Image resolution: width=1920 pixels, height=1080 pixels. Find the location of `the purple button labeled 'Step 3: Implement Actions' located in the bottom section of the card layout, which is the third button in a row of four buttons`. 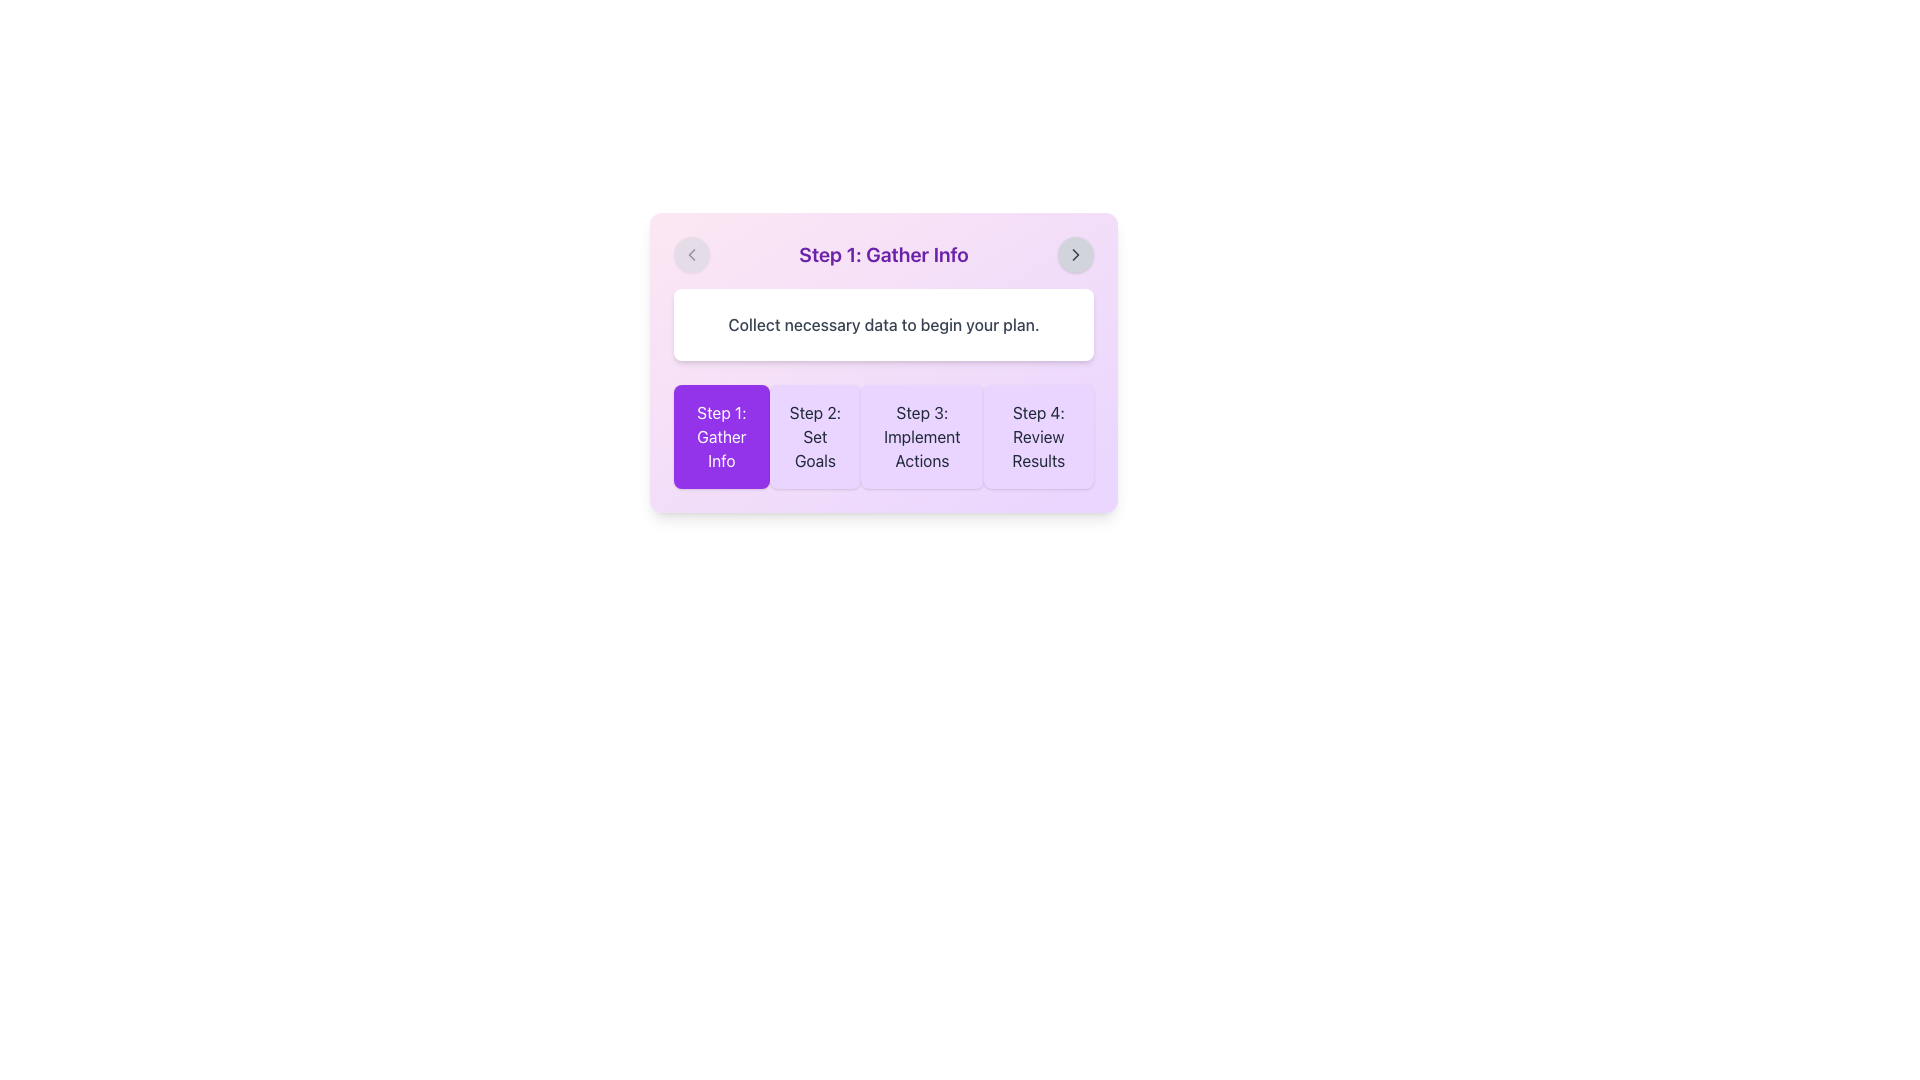

the purple button labeled 'Step 3: Implement Actions' located in the bottom section of the card layout, which is the third button in a row of four buttons is located at coordinates (920, 435).